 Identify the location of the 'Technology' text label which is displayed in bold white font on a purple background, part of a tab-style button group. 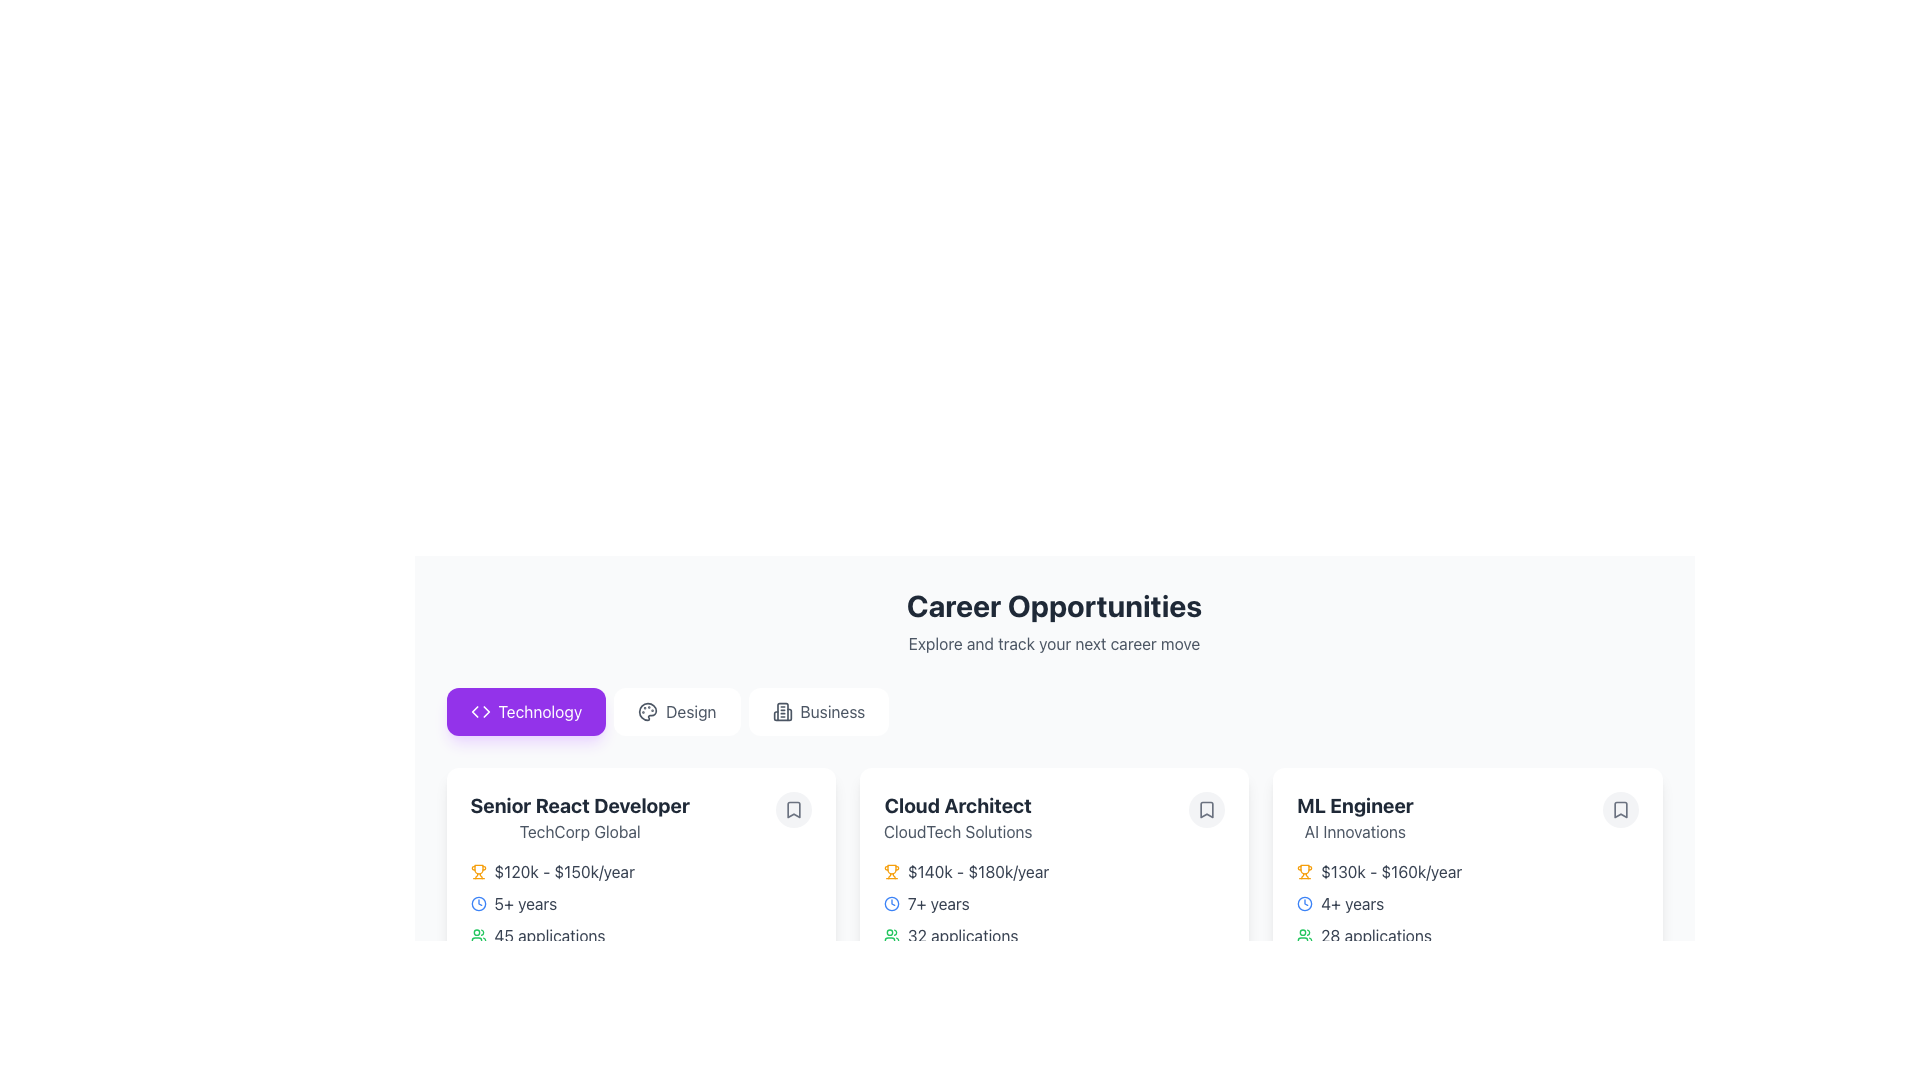
(540, 711).